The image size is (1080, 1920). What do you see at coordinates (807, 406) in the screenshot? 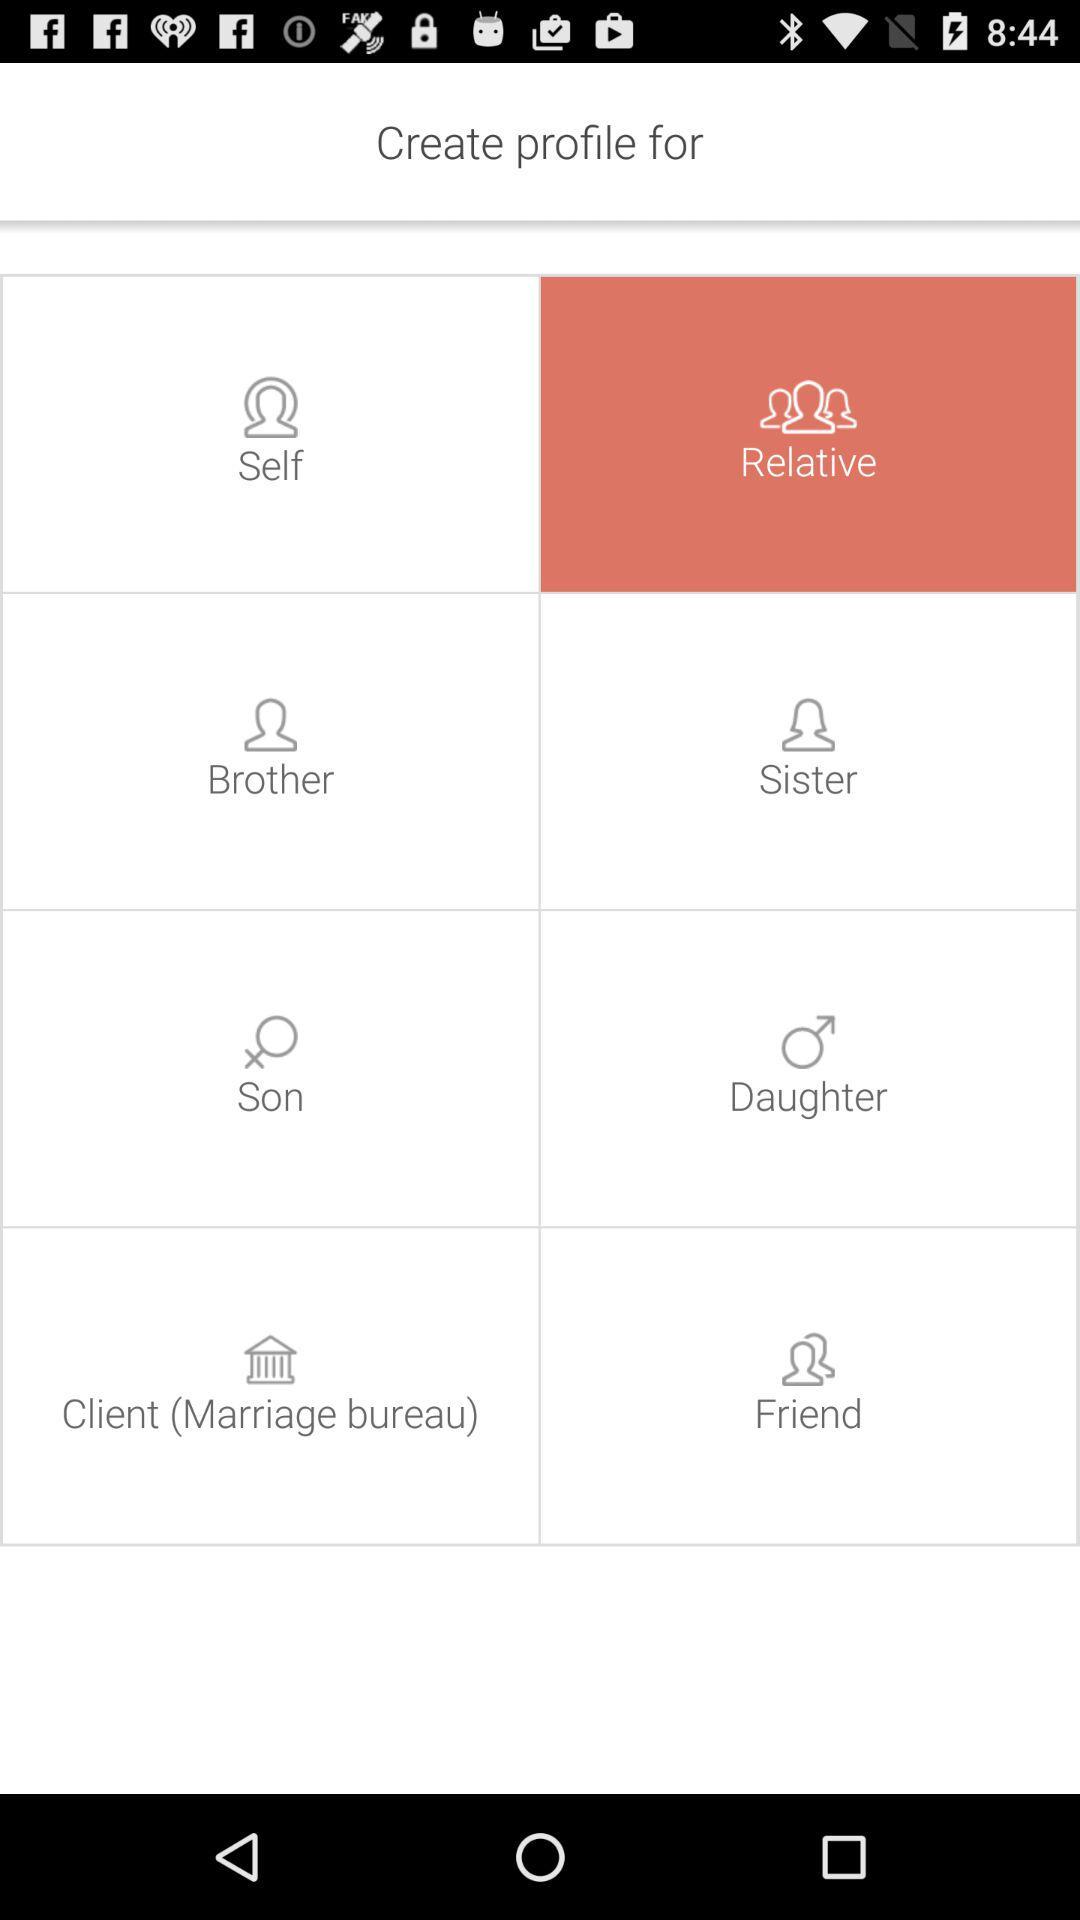
I see `the people image option above relative` at bounding box center [807, 406].